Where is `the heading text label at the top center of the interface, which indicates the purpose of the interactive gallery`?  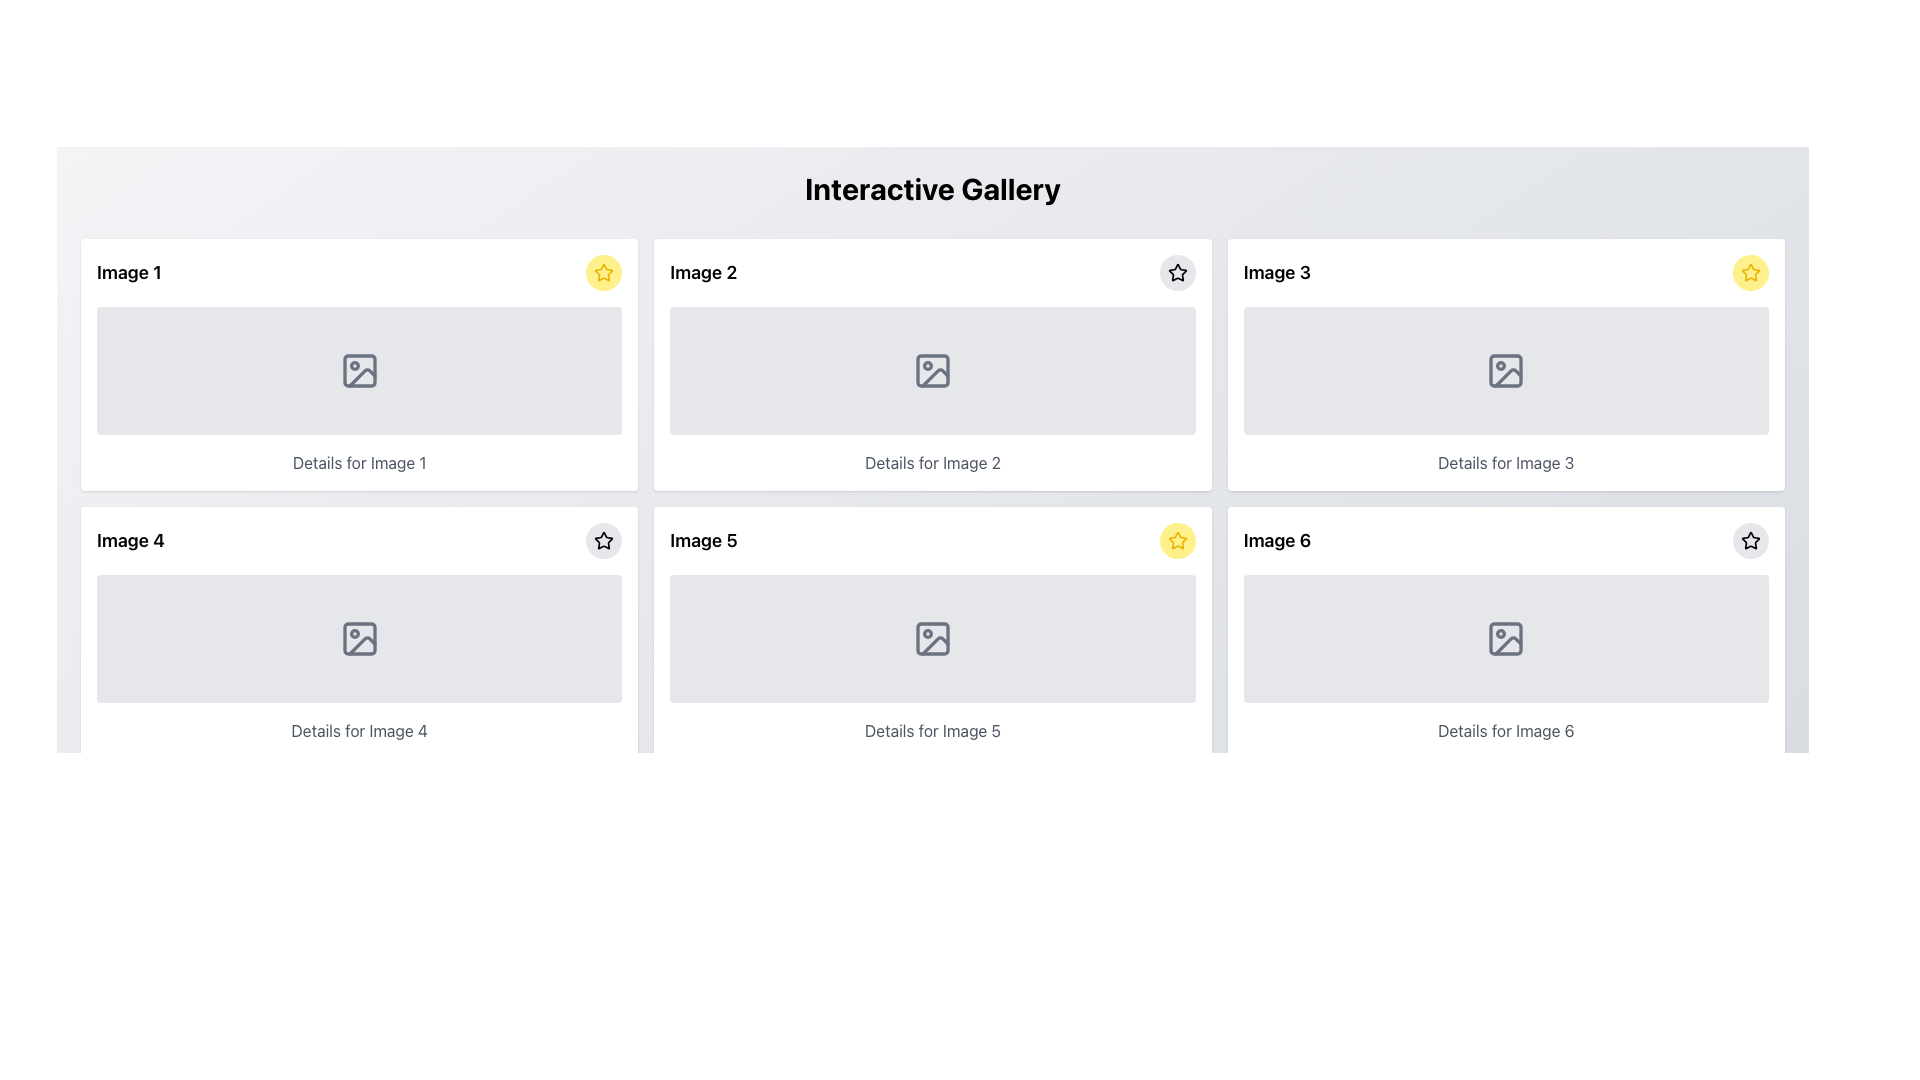
the heading text label at the top center of the interface, which indicates the purpose of the interactive gallery is located at coordinates (931, 189).